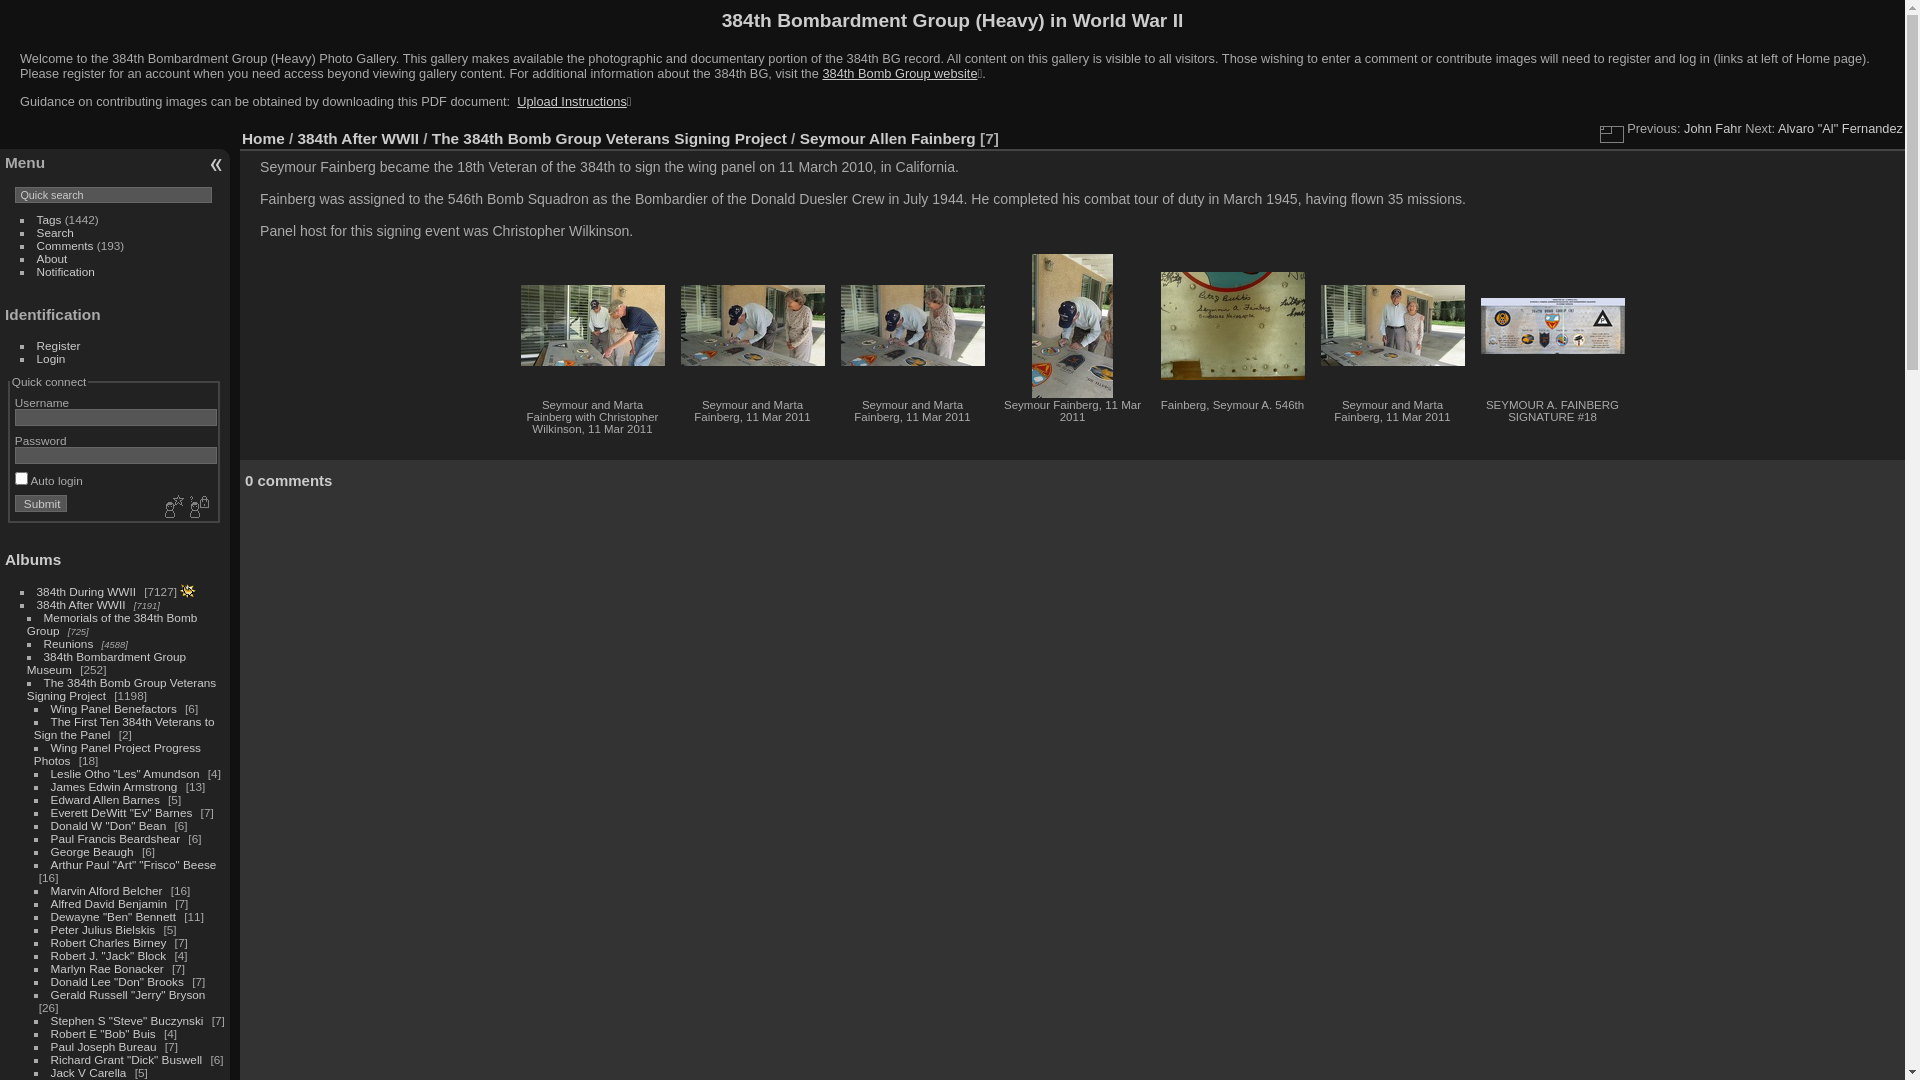  I want to click on 'Fainberg, Seymour A. 546th (1460 visits)', so click(1231, 325).